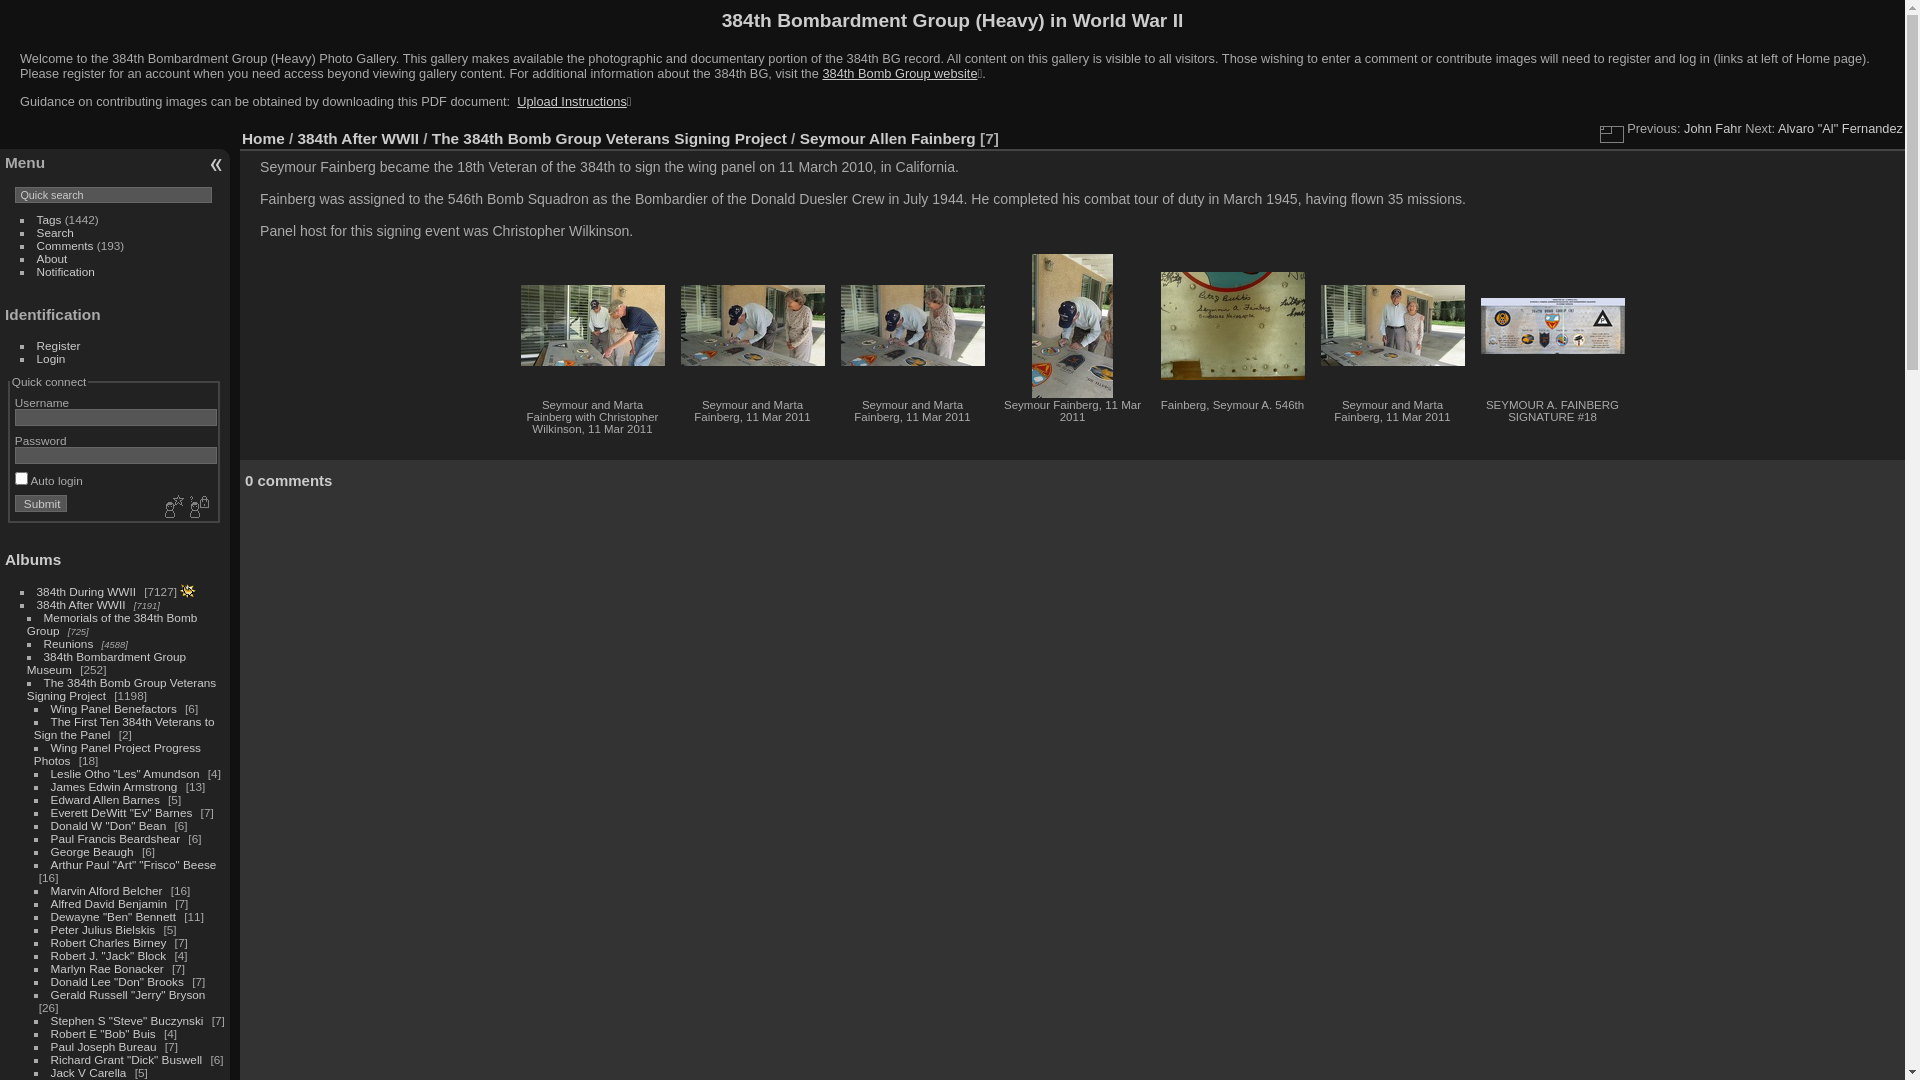  I want to click on 'Fainberg, Seymour A. 546th (1460 visits)', so click(1231, 325).